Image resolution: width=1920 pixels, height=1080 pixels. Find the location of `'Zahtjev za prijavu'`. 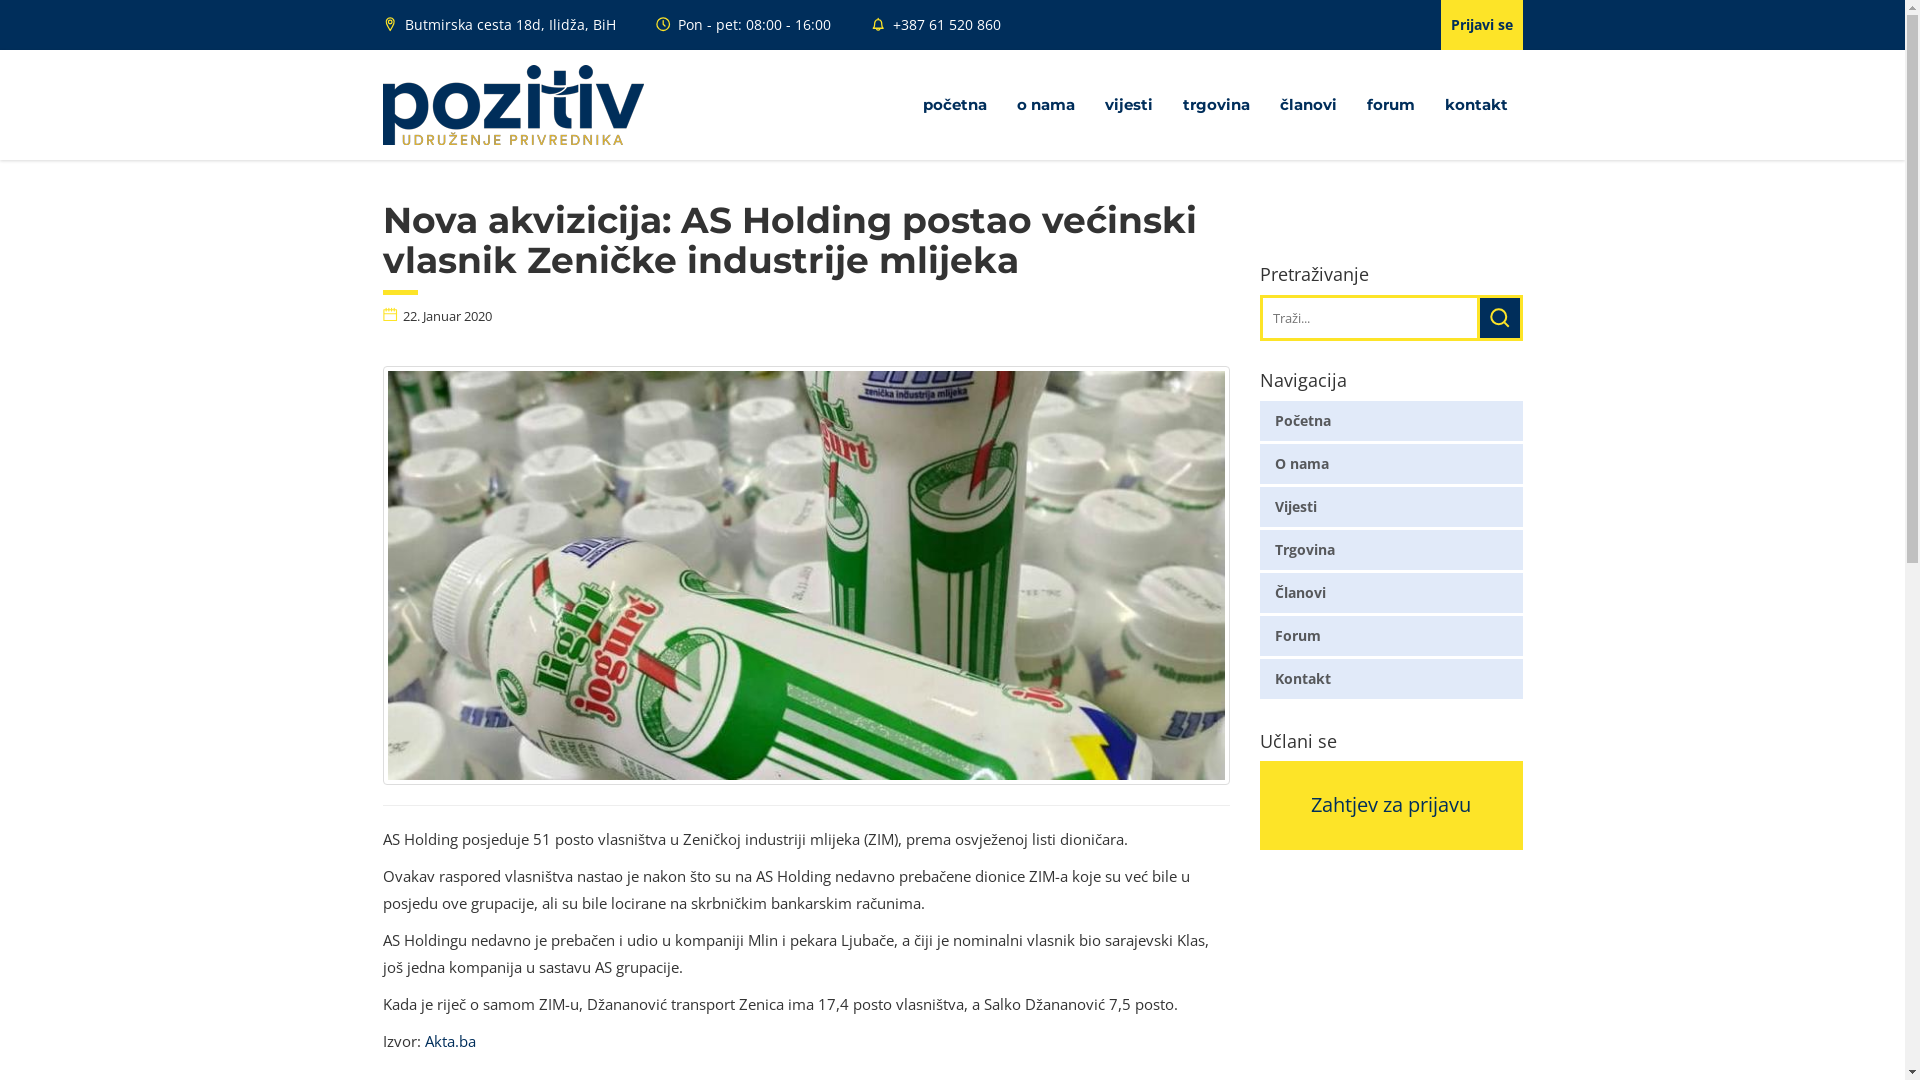

'Zahtjev za prijavu' is located at coordinates (1258, 804).